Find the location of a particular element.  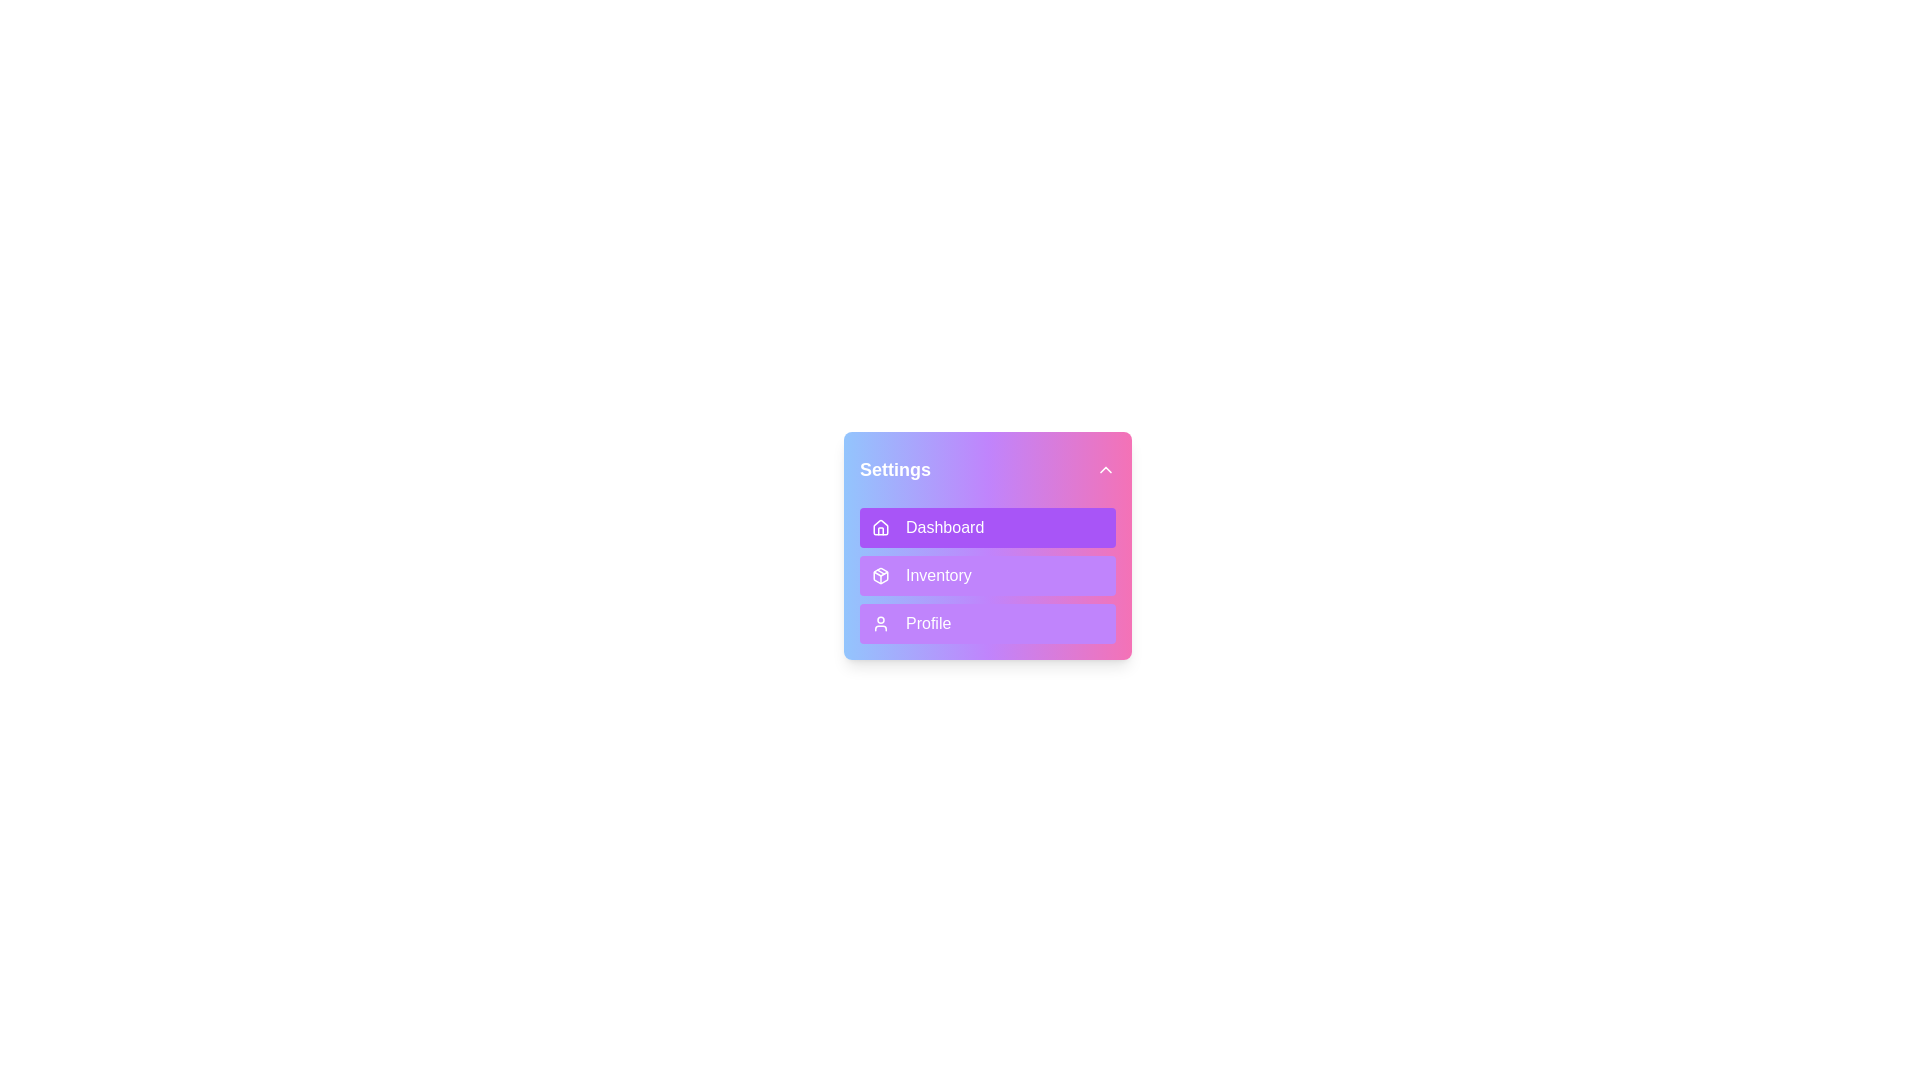

the toggle button to change the menu visibility is located at coordinates (988, 470).